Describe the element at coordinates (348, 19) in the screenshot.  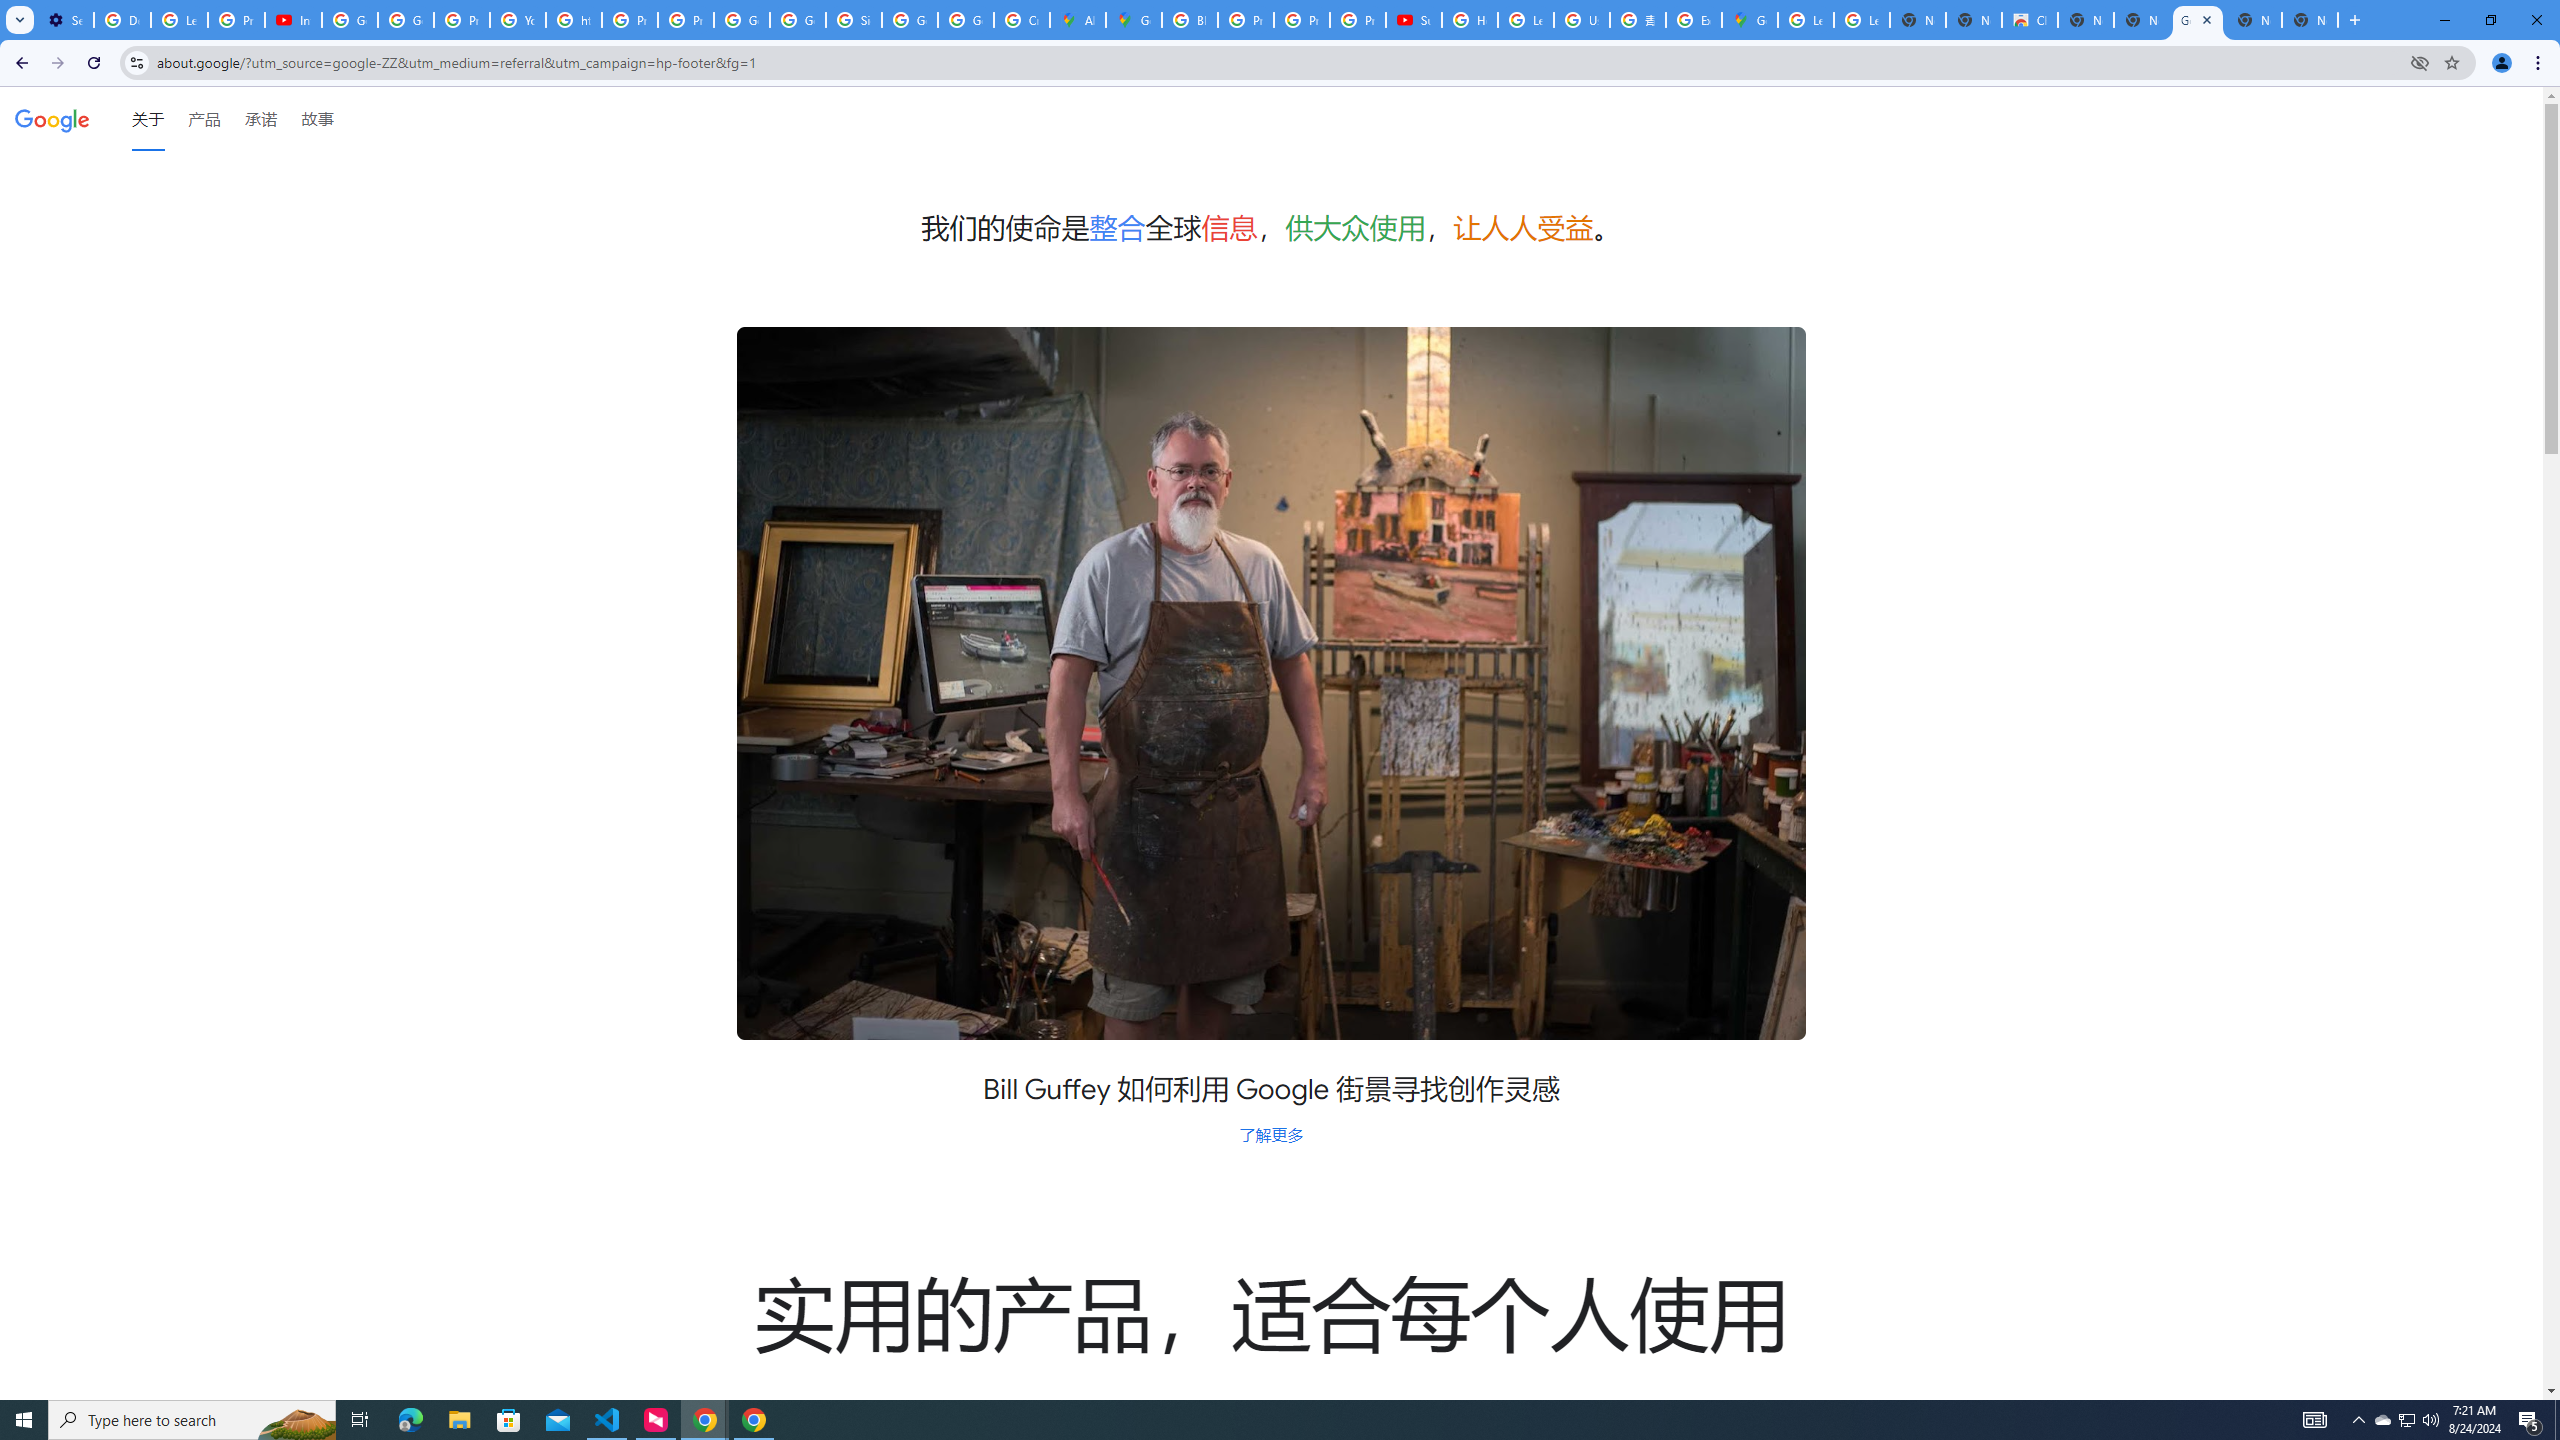
I see `'Google Account Help'` at that location.